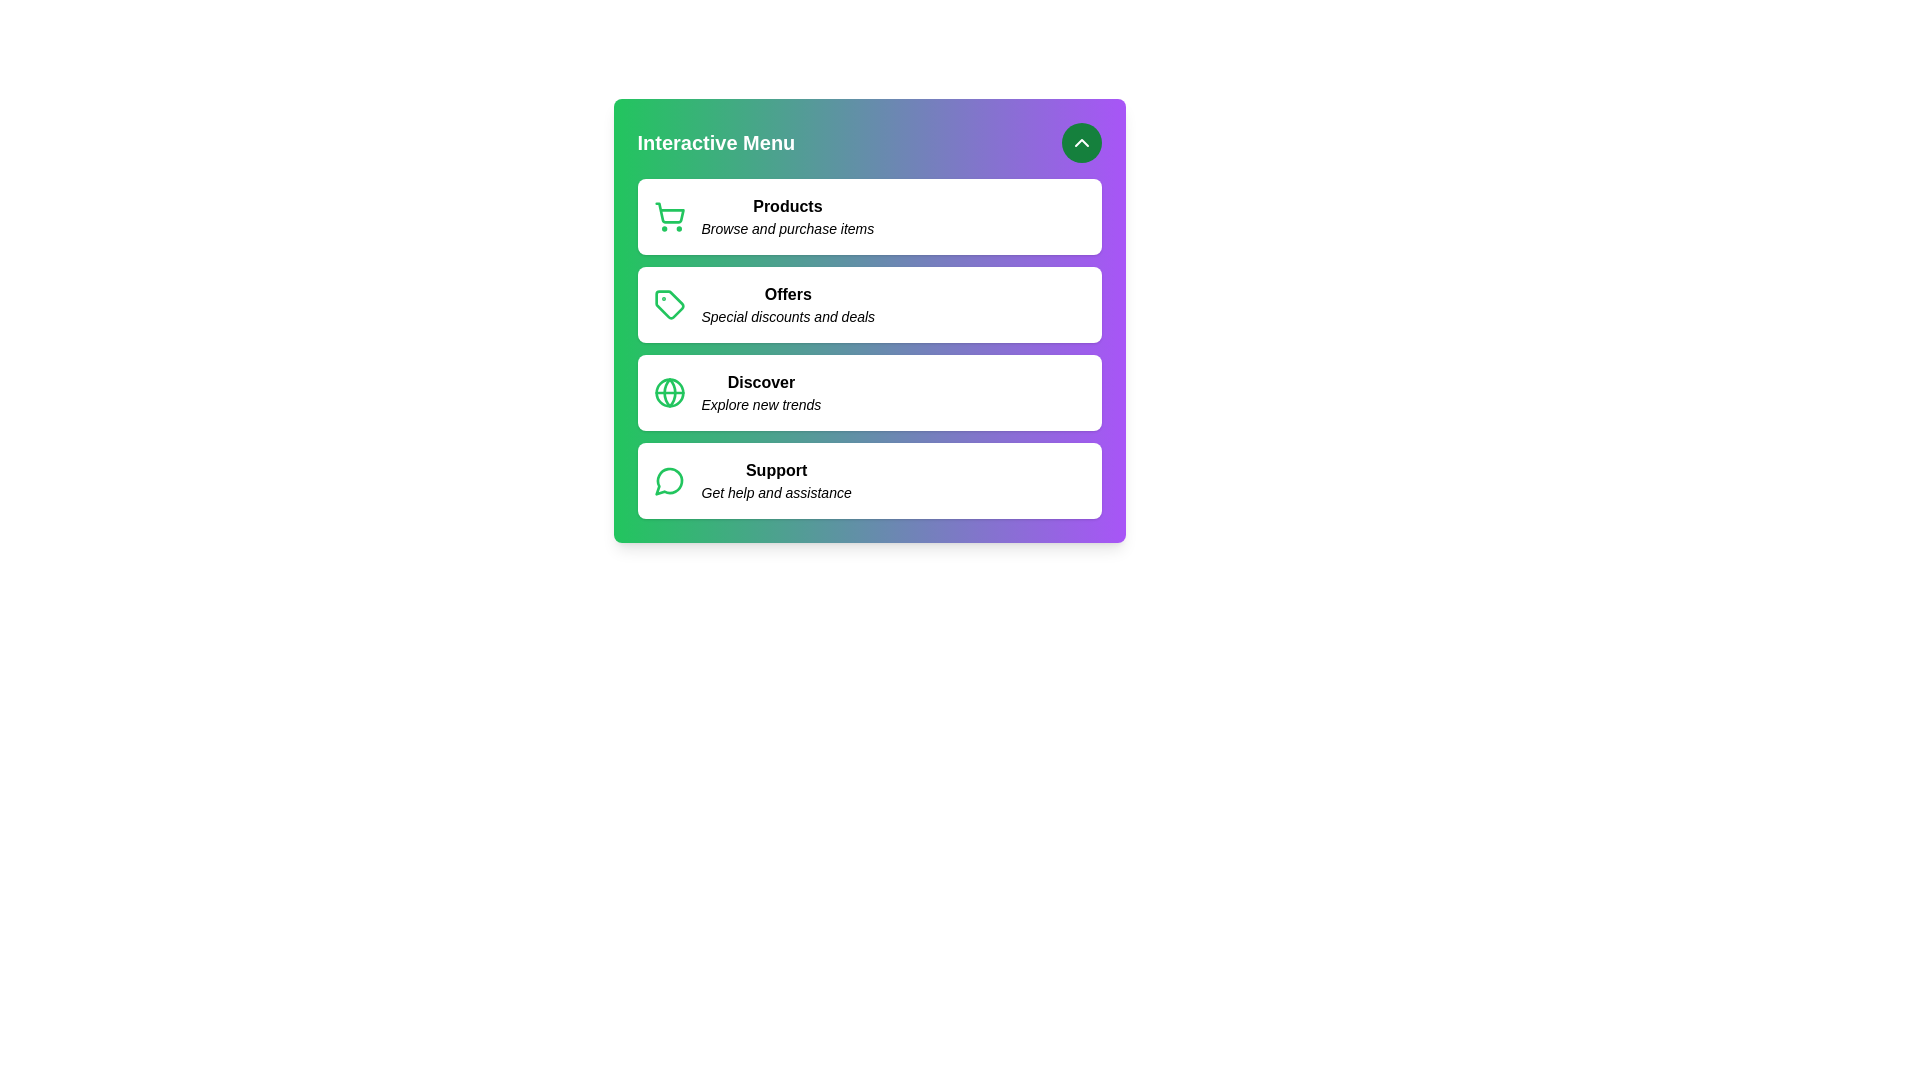 The width and height of the screenshot is (1920, 1080). I want to click on chevron button to toggle the menu visibility, so click(1080, 141).